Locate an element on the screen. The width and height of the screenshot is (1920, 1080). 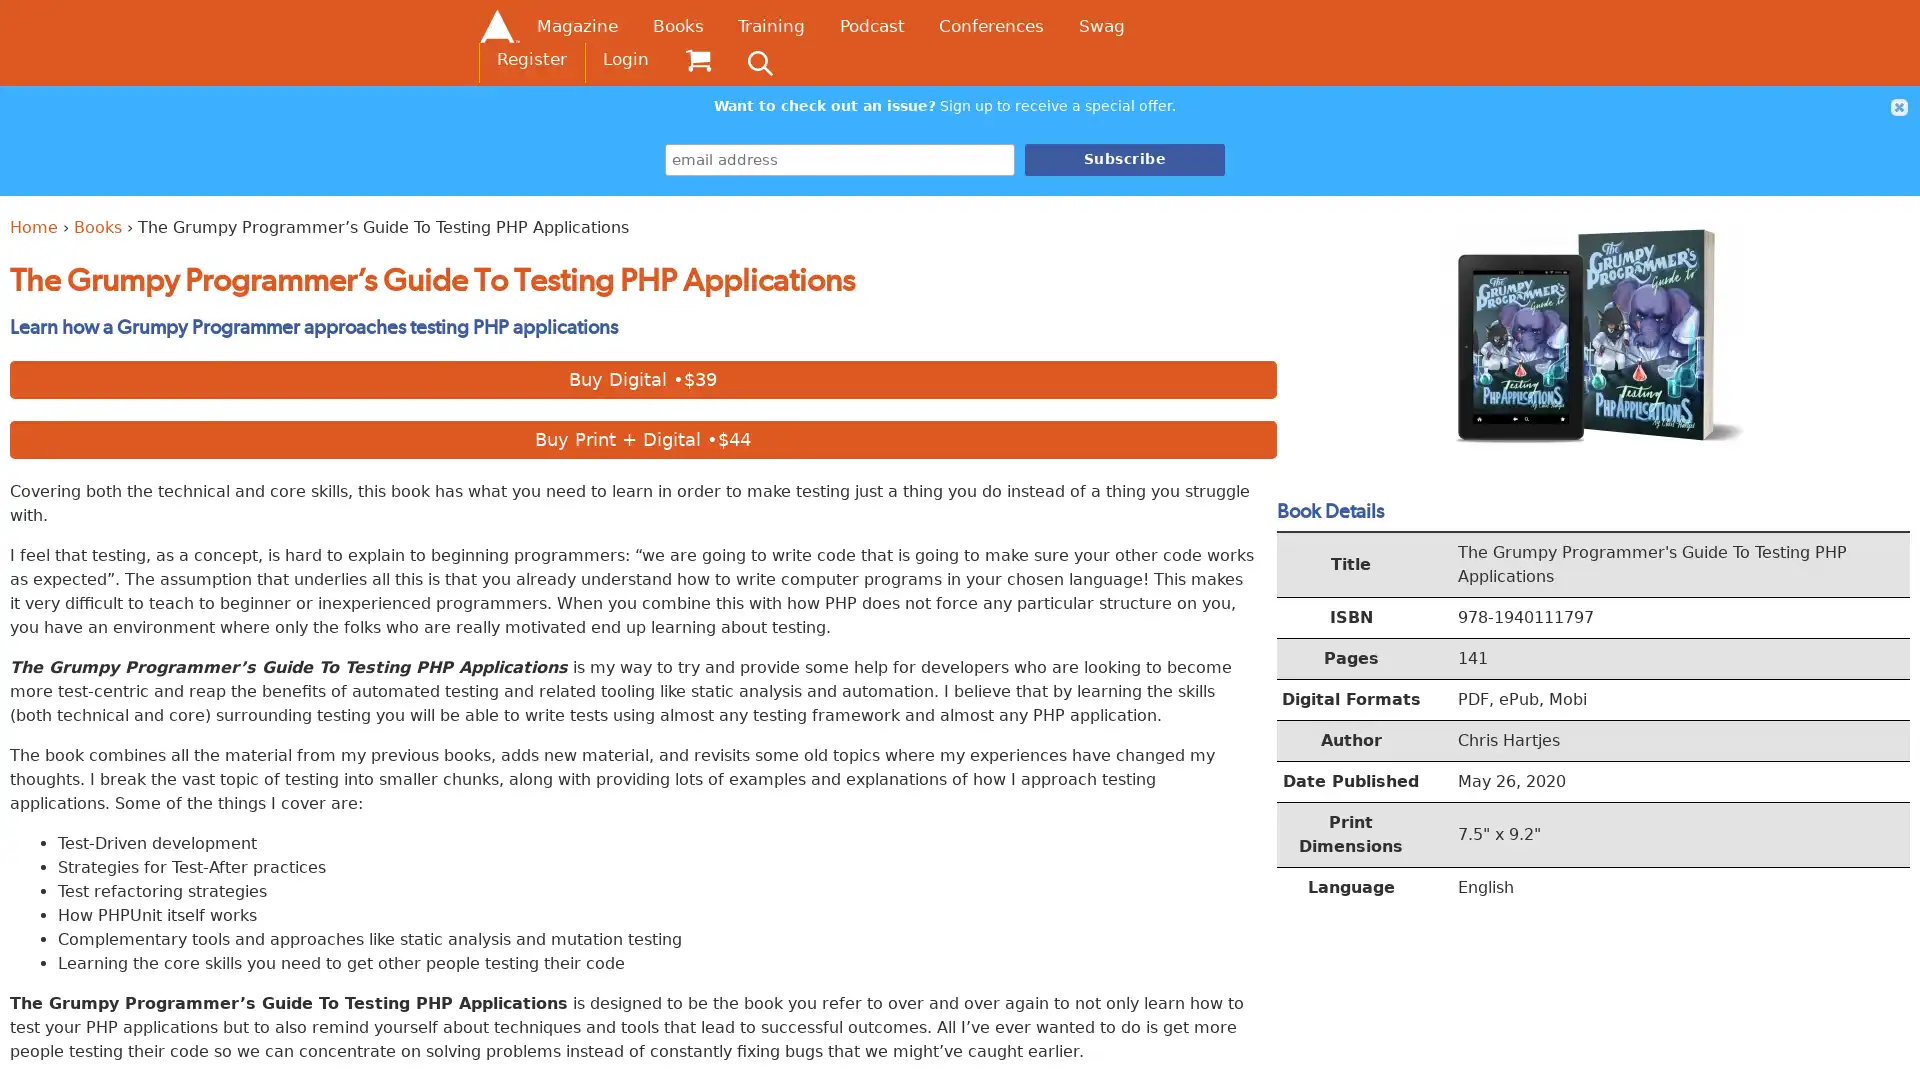
Close is located at coordinates (1898, 107).